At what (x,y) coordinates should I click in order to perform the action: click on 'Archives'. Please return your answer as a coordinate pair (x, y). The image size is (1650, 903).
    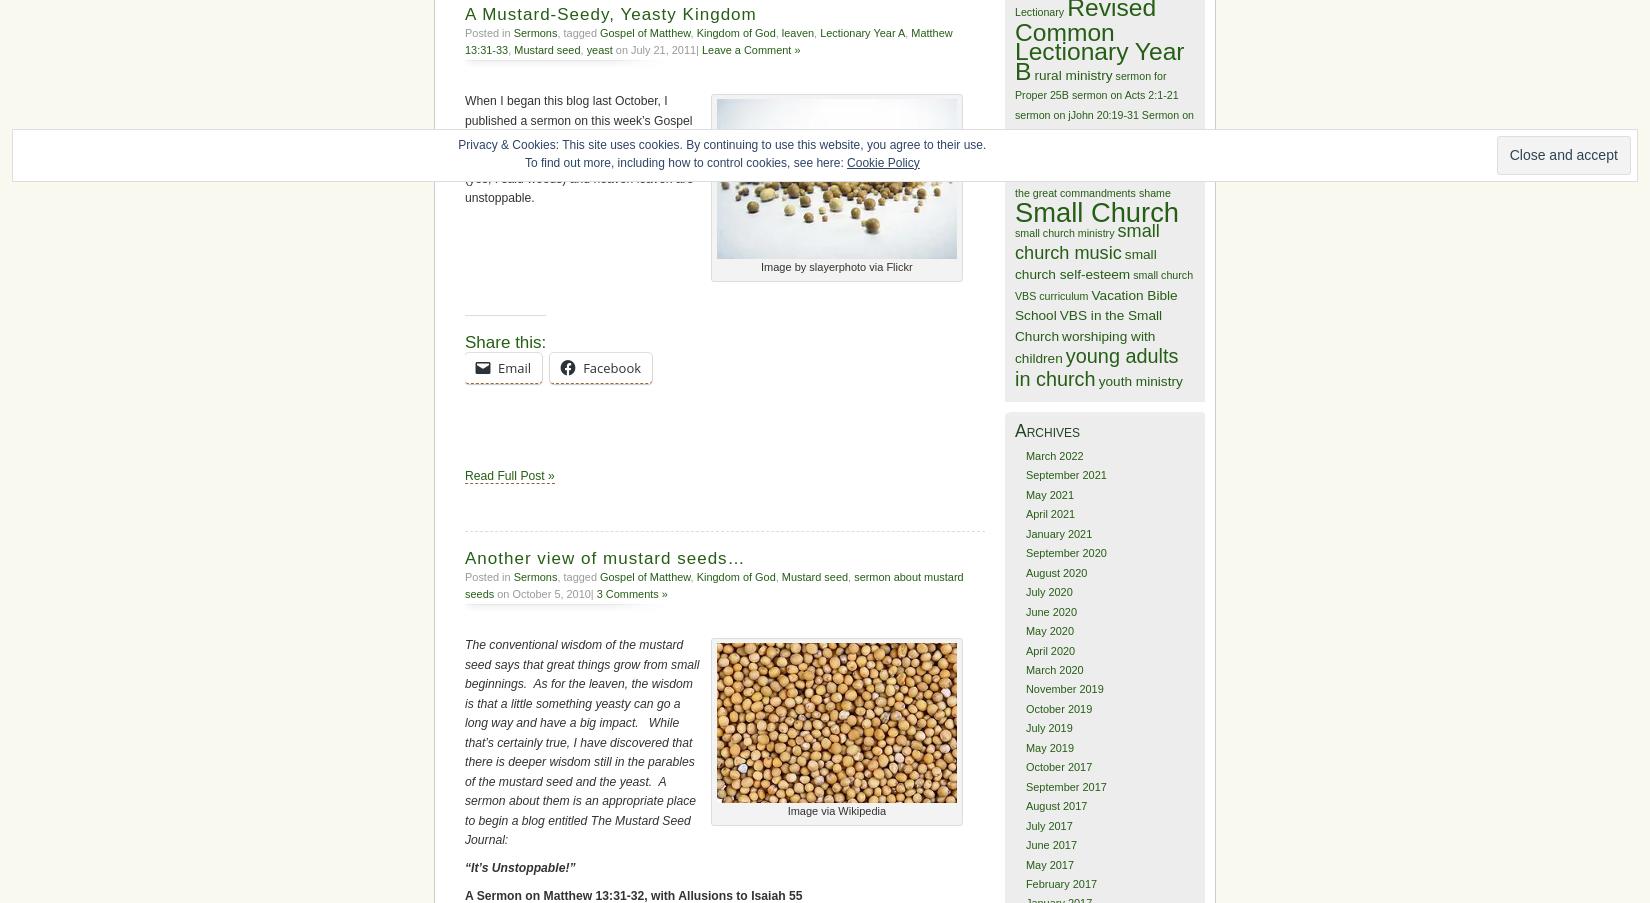
    Looking at the image, I should click on (1047, 430).